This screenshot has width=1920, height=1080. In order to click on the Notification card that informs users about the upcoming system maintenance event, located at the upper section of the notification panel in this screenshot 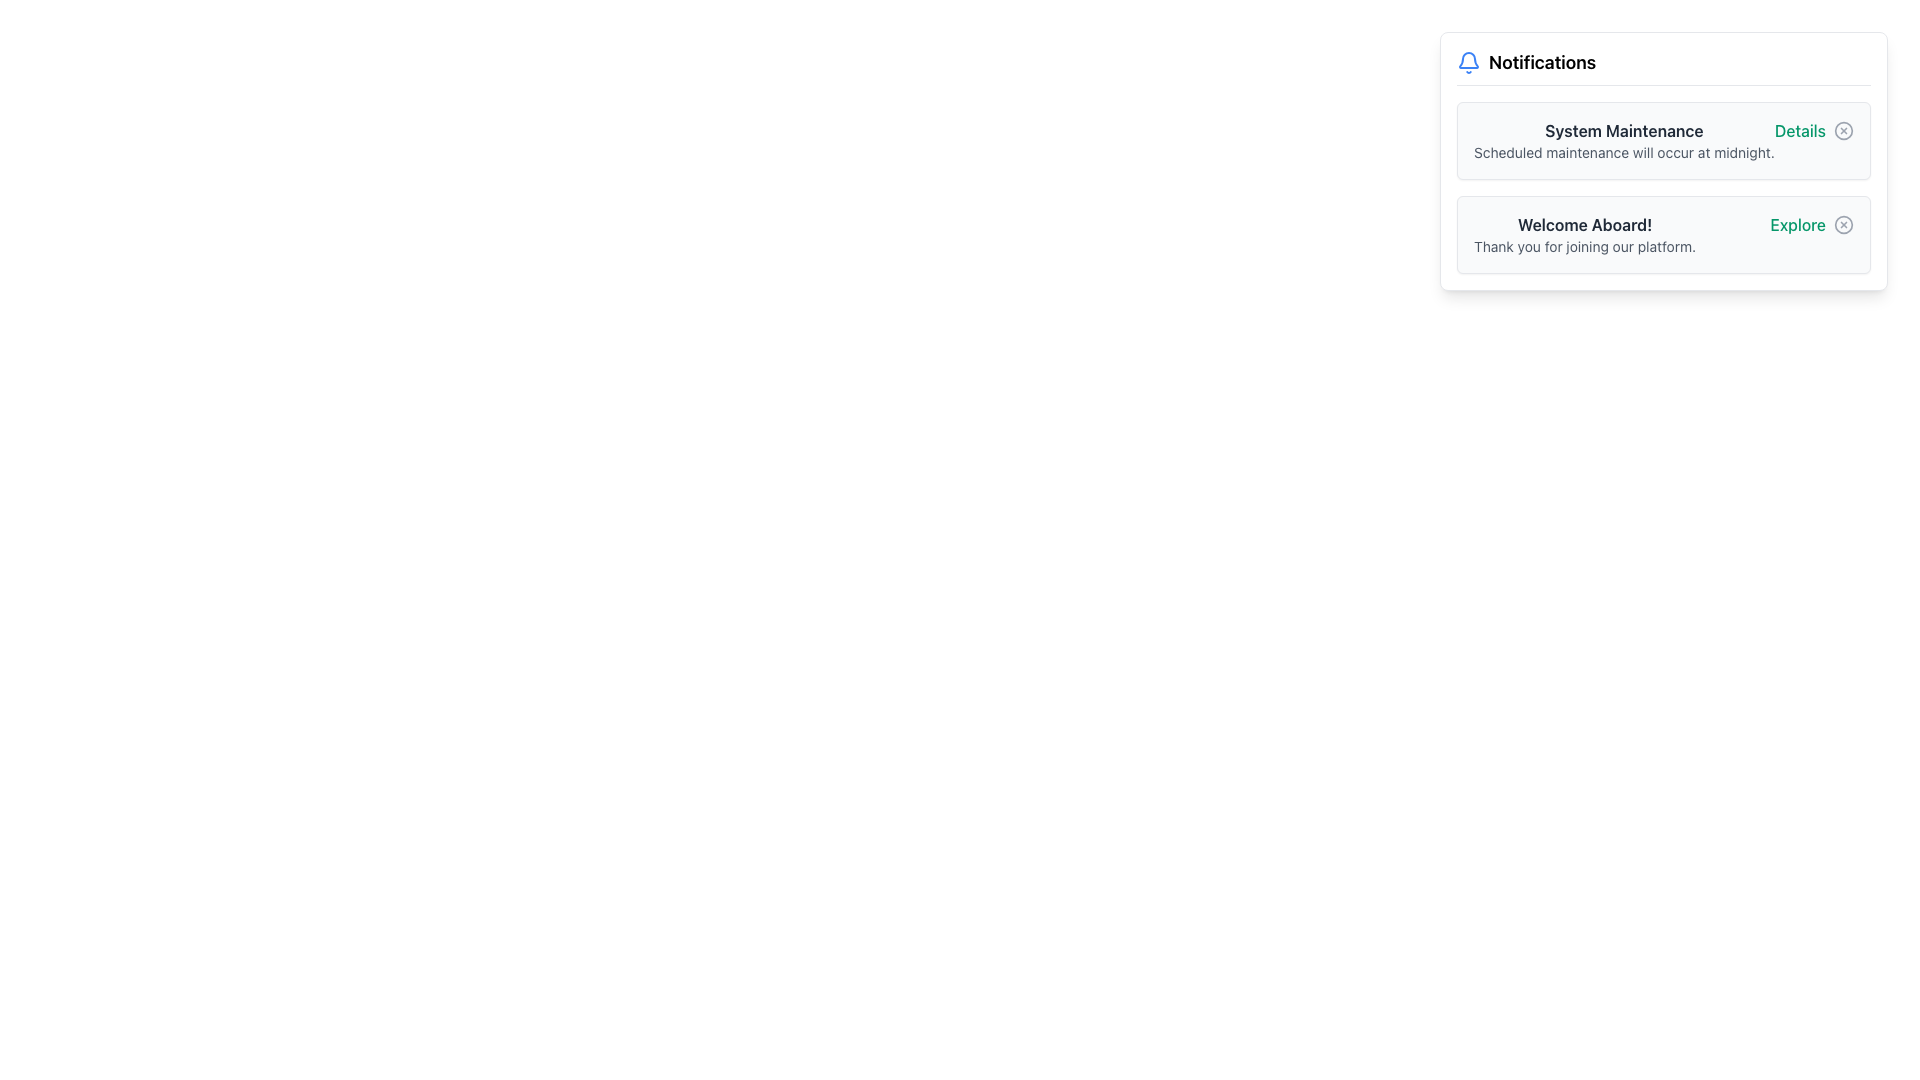, I will do `click(1664, 140)`.